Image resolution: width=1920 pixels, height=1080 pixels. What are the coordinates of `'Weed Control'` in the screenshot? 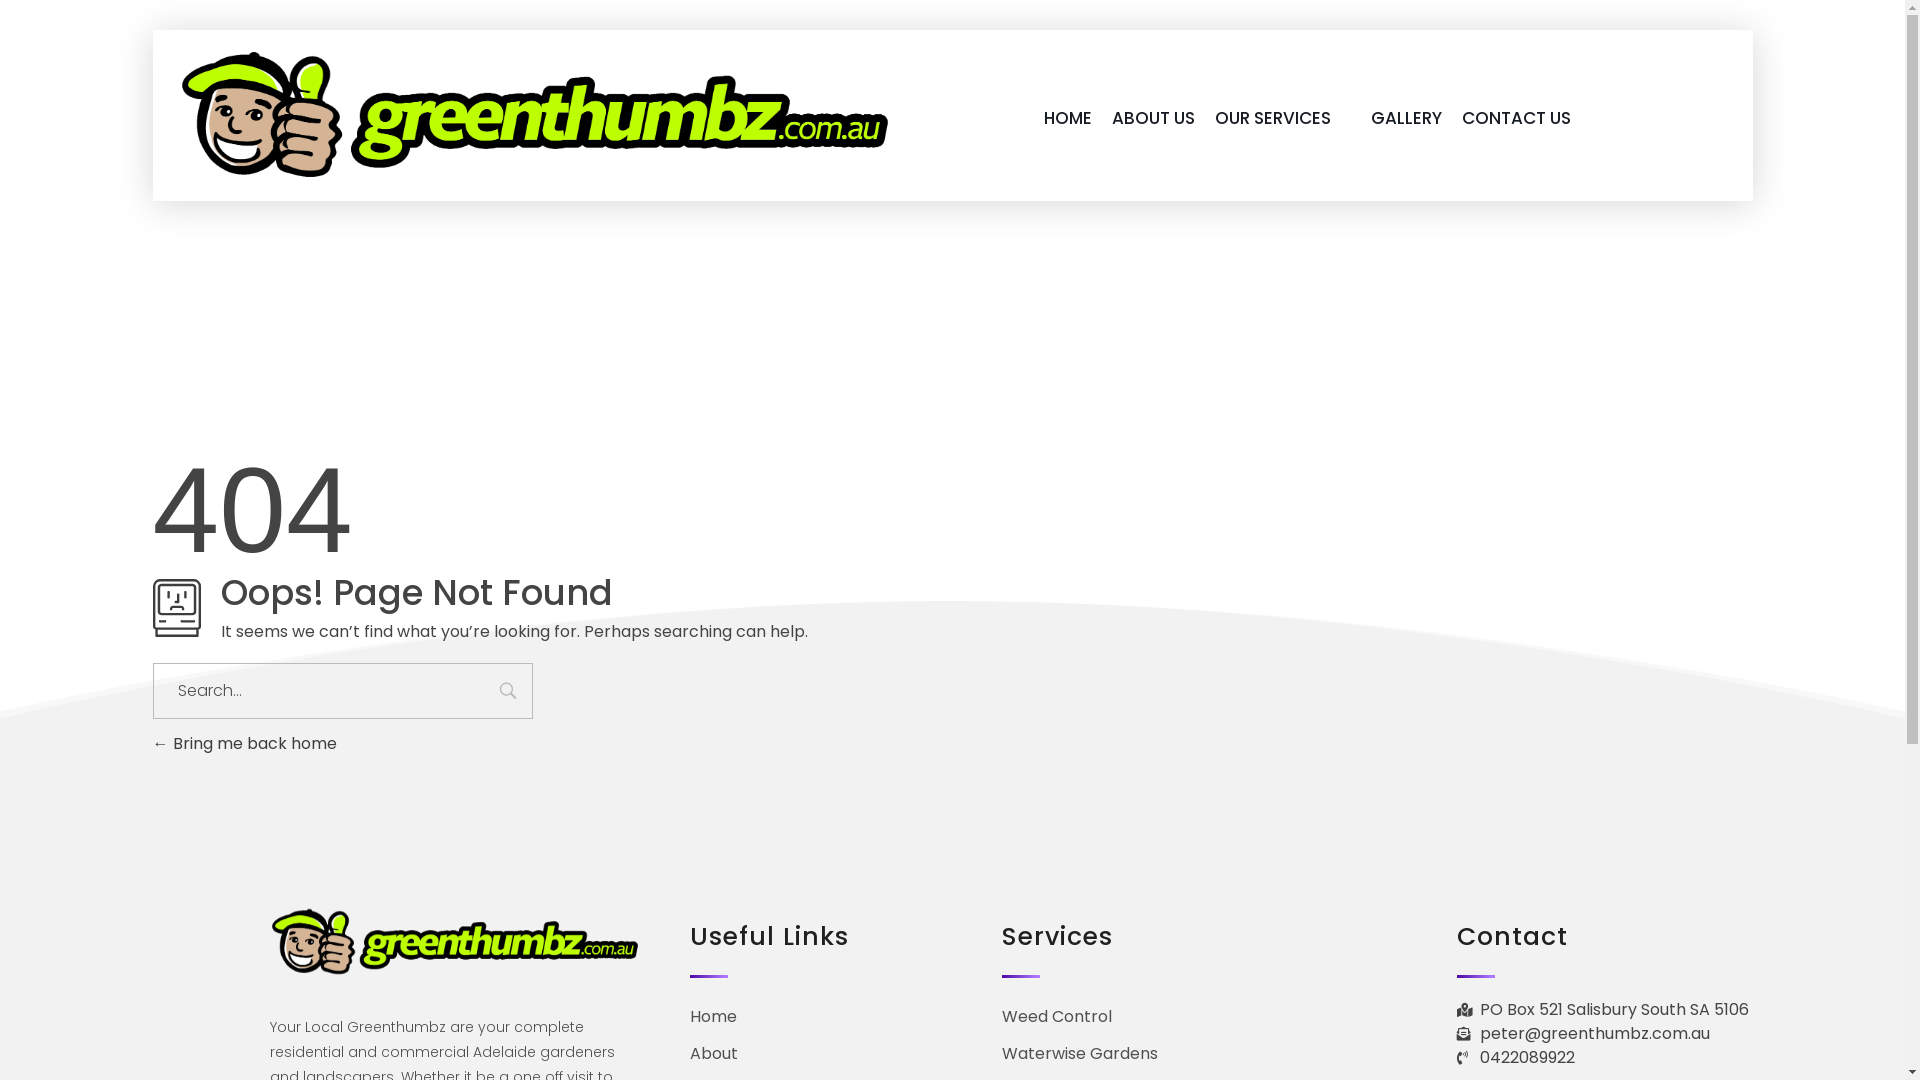 It's located at (1055, 1016).